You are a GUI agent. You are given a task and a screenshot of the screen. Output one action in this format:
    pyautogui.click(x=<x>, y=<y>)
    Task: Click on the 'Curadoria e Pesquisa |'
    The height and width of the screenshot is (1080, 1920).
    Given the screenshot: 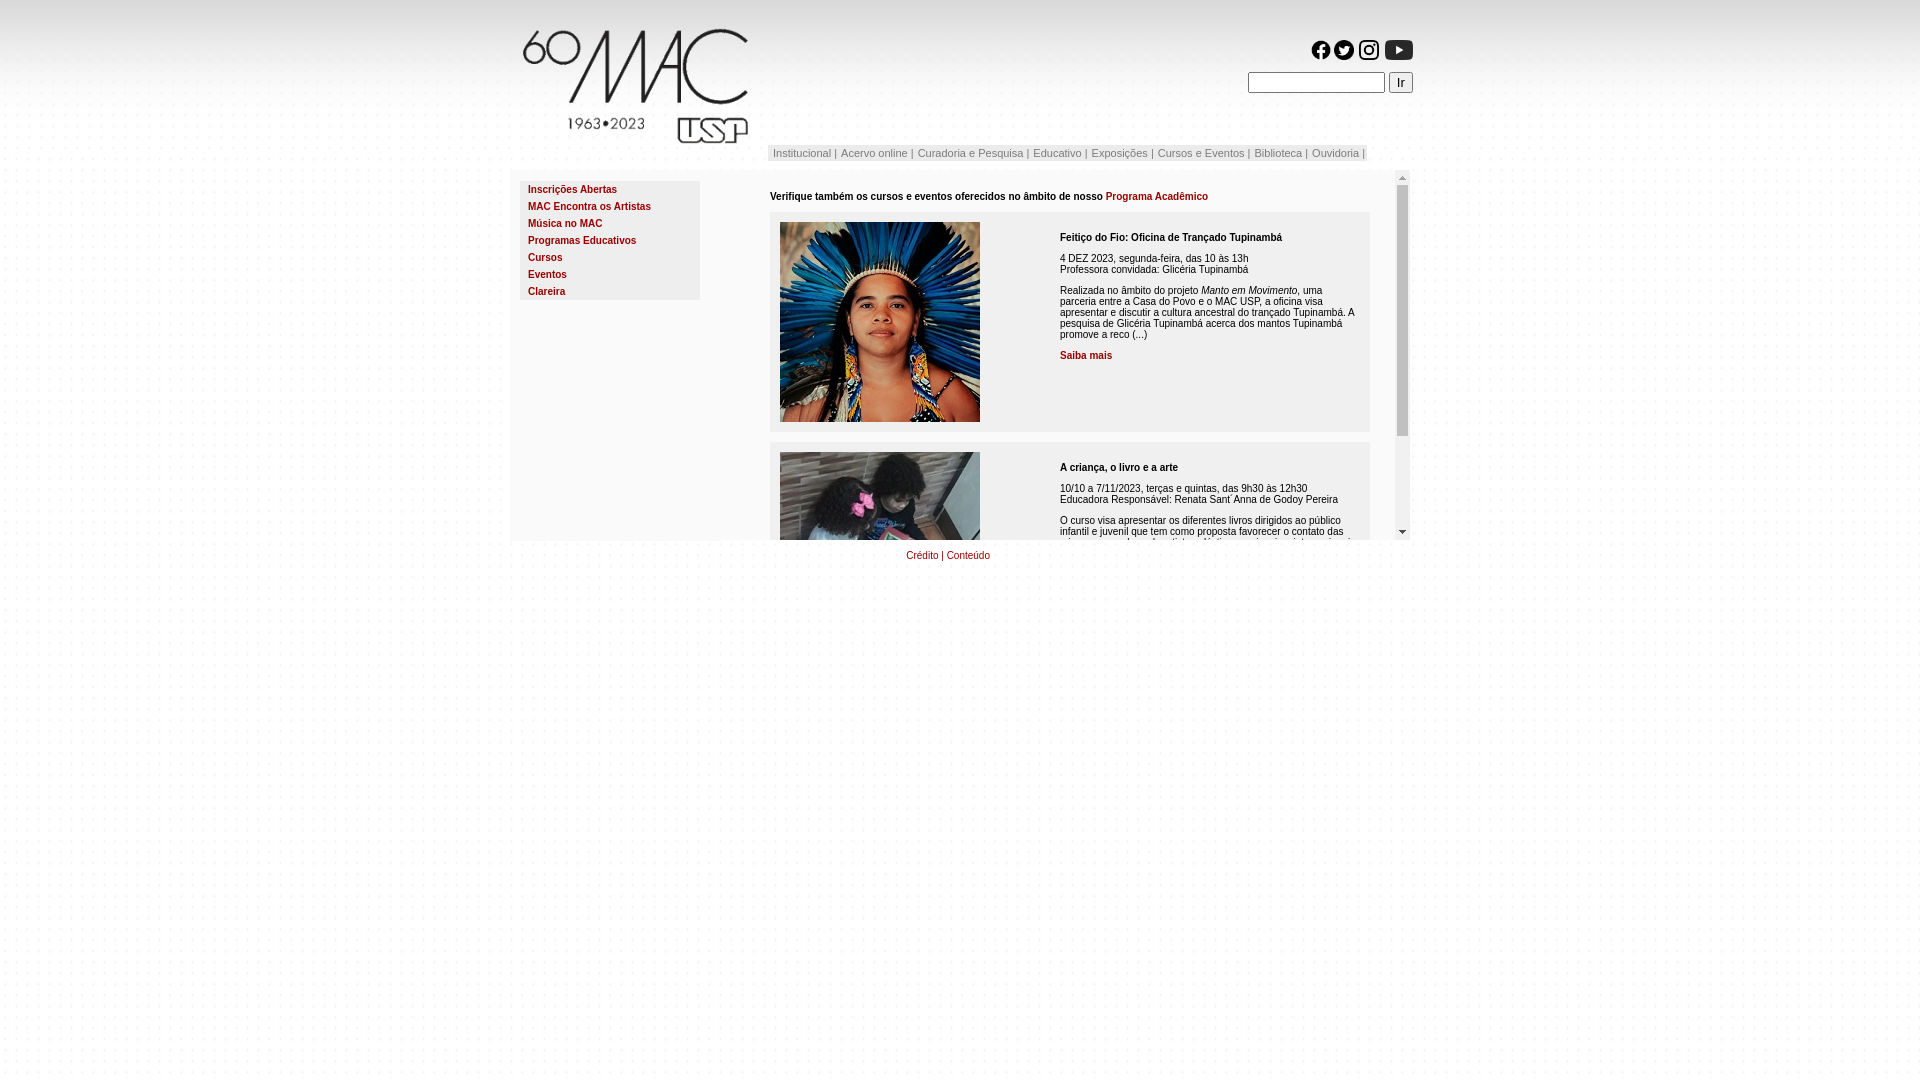 What is the action you would take?
    pyautogui.click(x=915, y=152)
    